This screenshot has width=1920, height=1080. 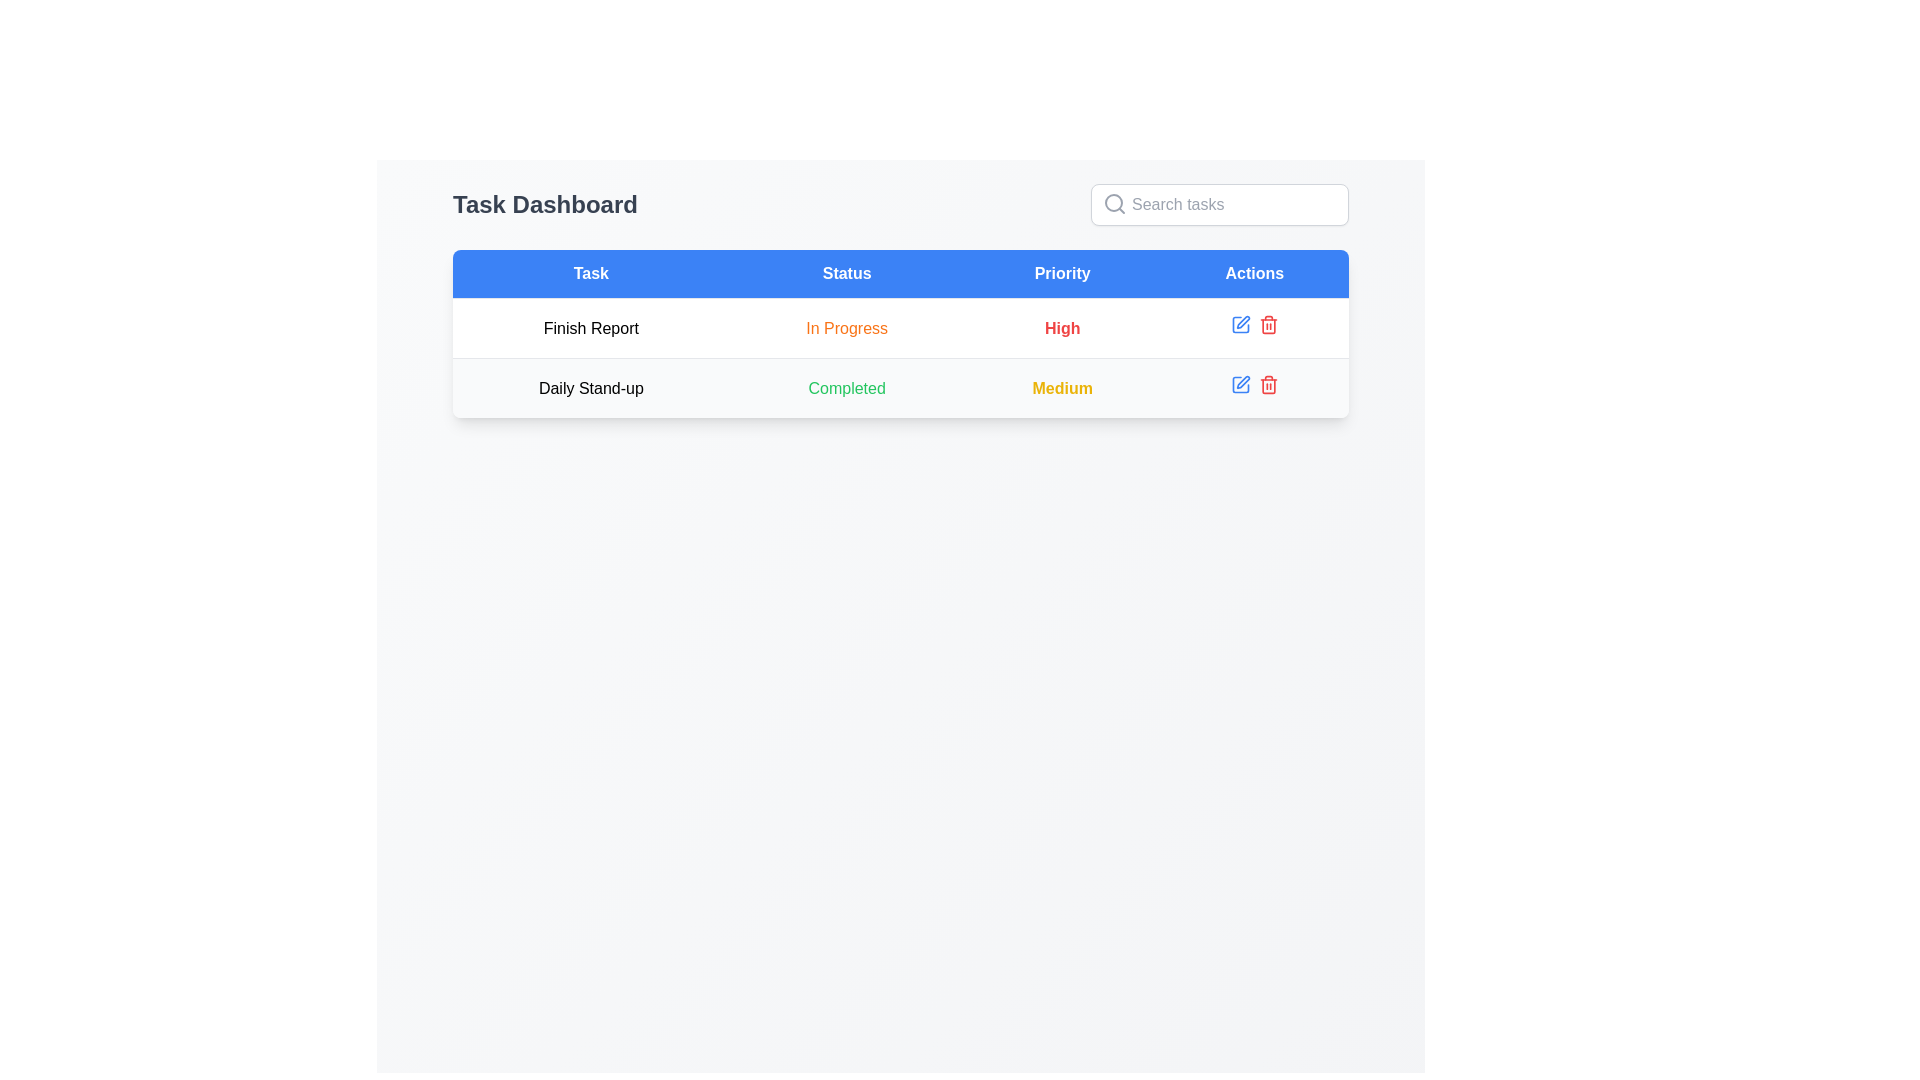 What do you see at coordinates (1267, 386) in the screenshot?
I see `the trash bin icon located in the second row of the task table` at bounding box center [1267, 386].